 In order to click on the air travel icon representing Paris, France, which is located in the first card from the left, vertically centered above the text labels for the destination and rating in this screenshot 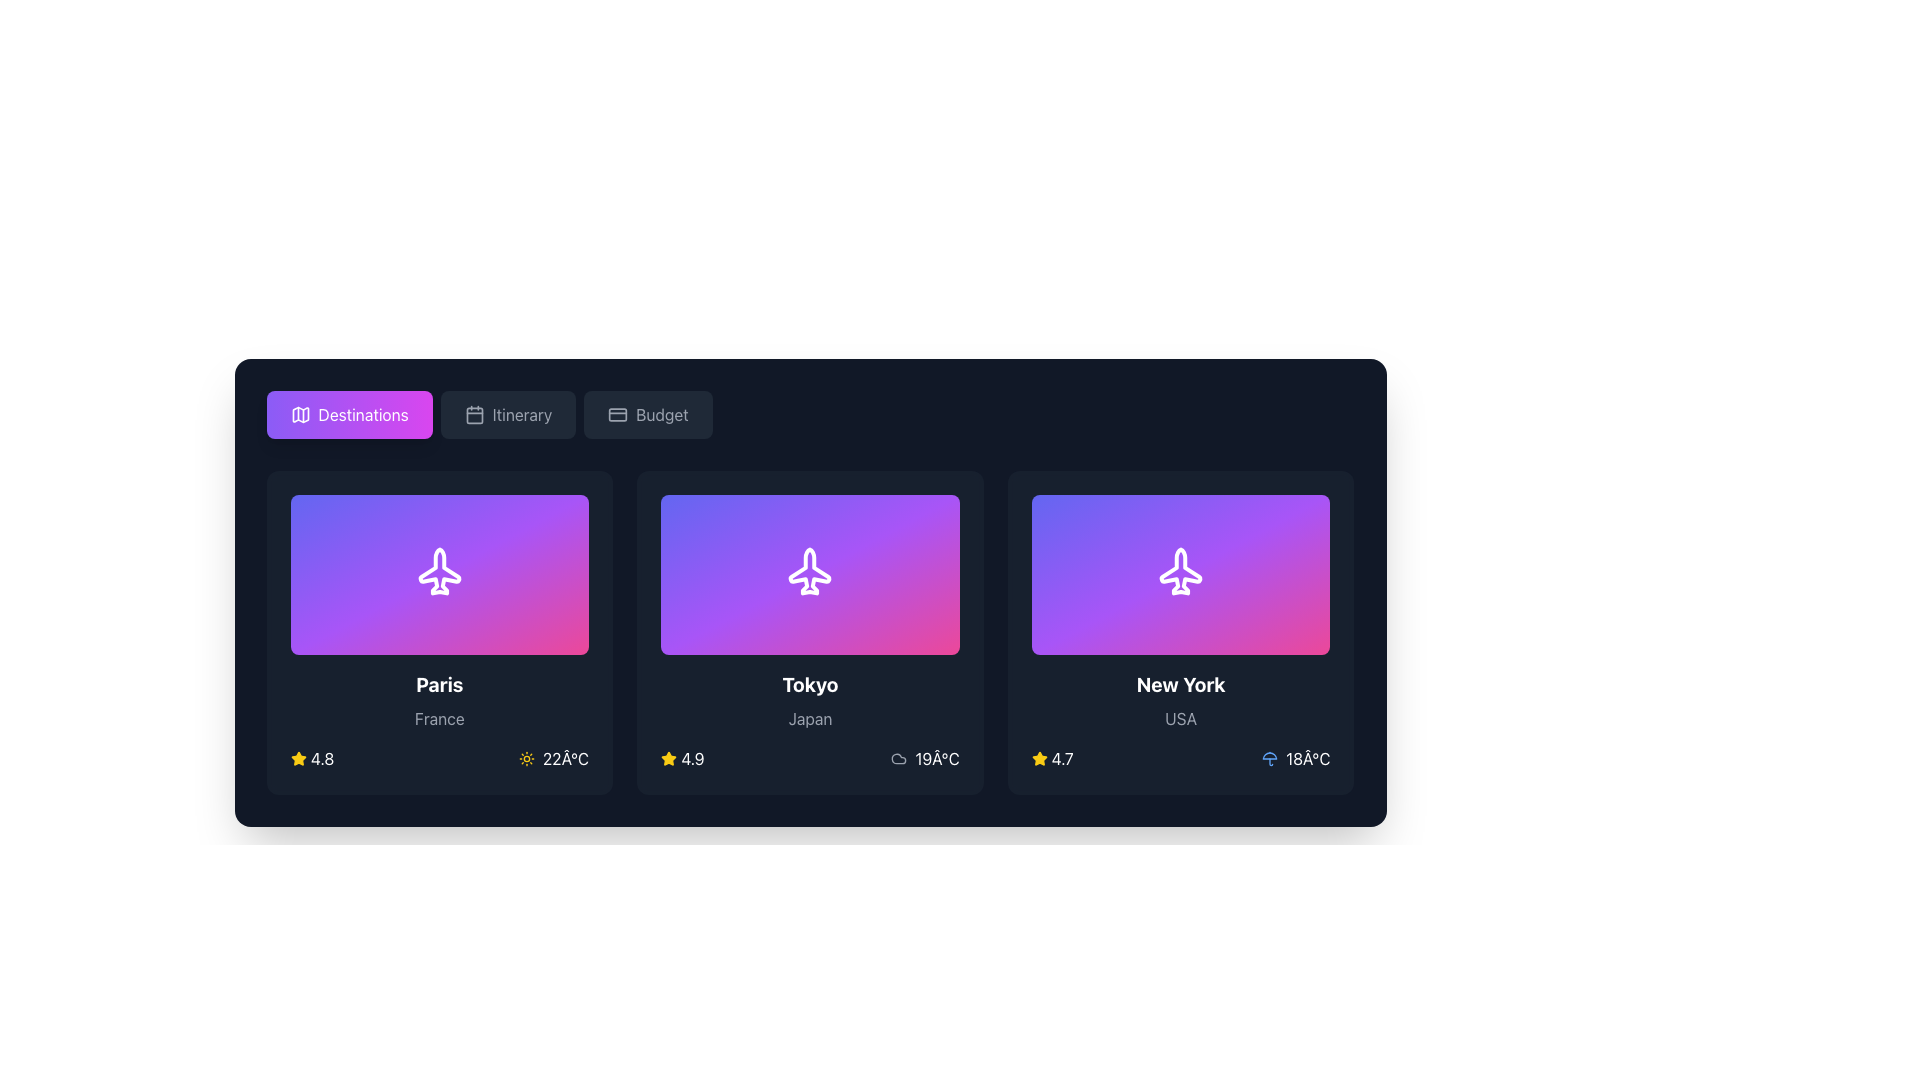, I will do `click(438, 574)`.